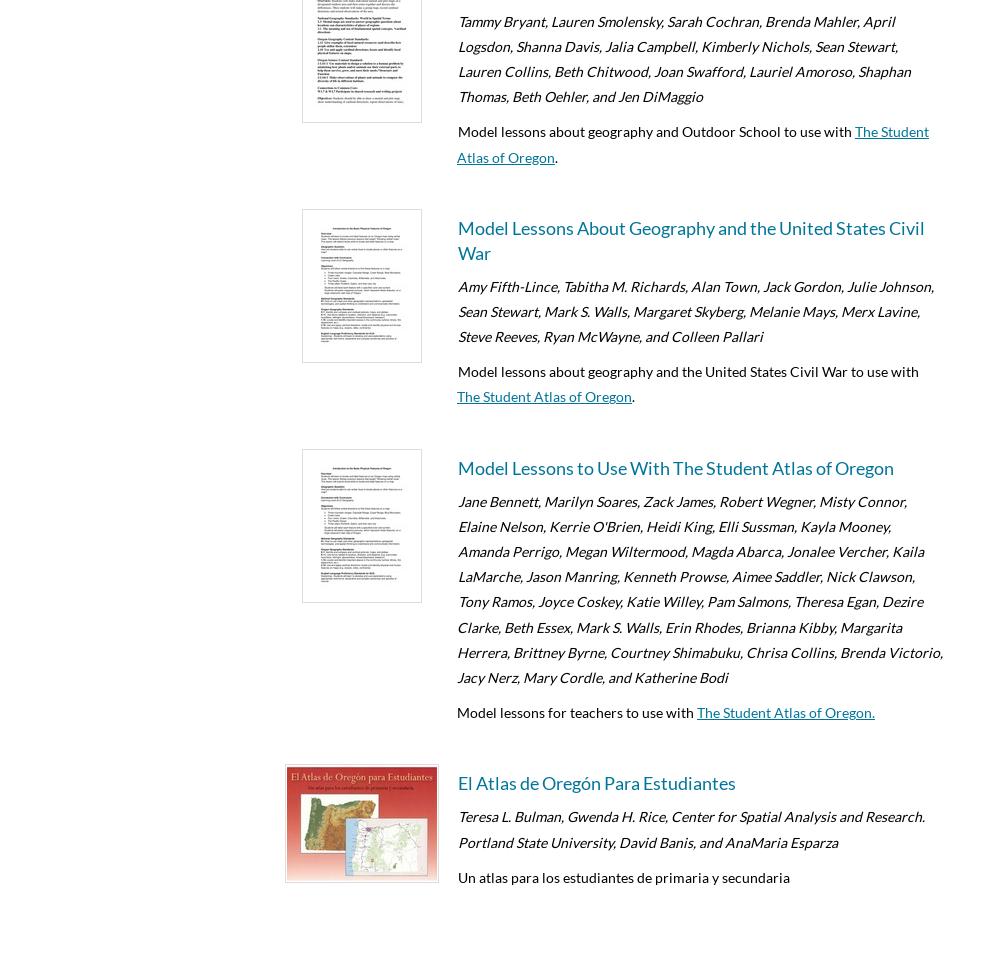 This screenshot has height=954, width=996. Describe the element at coordinates (675, 466) in the screenshot. I see `'Model Lessons to Use With The Student Atlas of Oregon'` at that location.